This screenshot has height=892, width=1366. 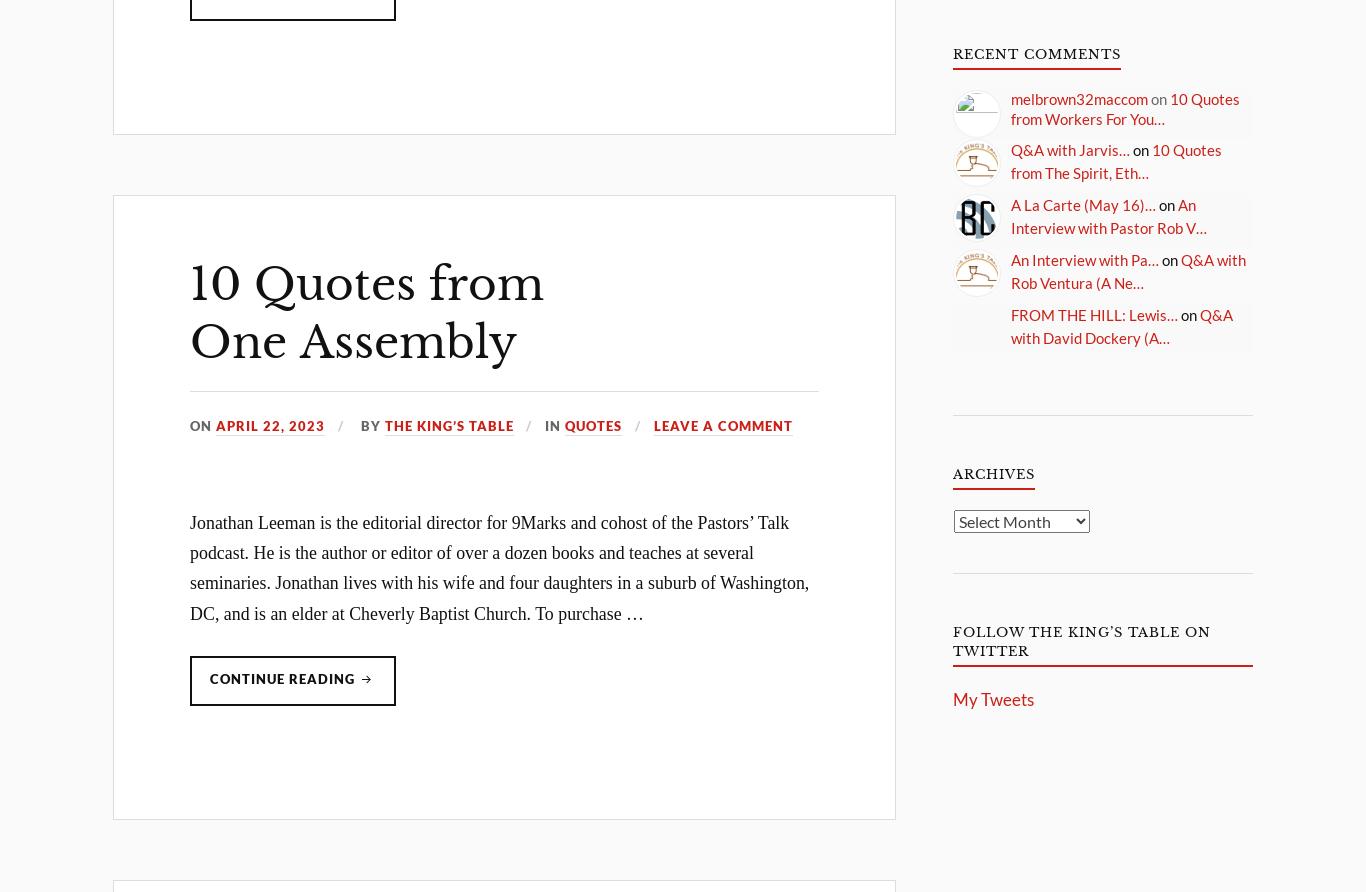 I want to click on 'Jonathan Leeman is the editorial director for 9Marks and cohost of the Pastors’ Talk podcast. He is the author or editor of over a dozen books and teaches at several seminaries. Jonathan lives with his wife and four daughters in a suburb of Washington, DC, and is an elder at Cheverly Baptist Church. To purchase …', so click(x=499, y=566).